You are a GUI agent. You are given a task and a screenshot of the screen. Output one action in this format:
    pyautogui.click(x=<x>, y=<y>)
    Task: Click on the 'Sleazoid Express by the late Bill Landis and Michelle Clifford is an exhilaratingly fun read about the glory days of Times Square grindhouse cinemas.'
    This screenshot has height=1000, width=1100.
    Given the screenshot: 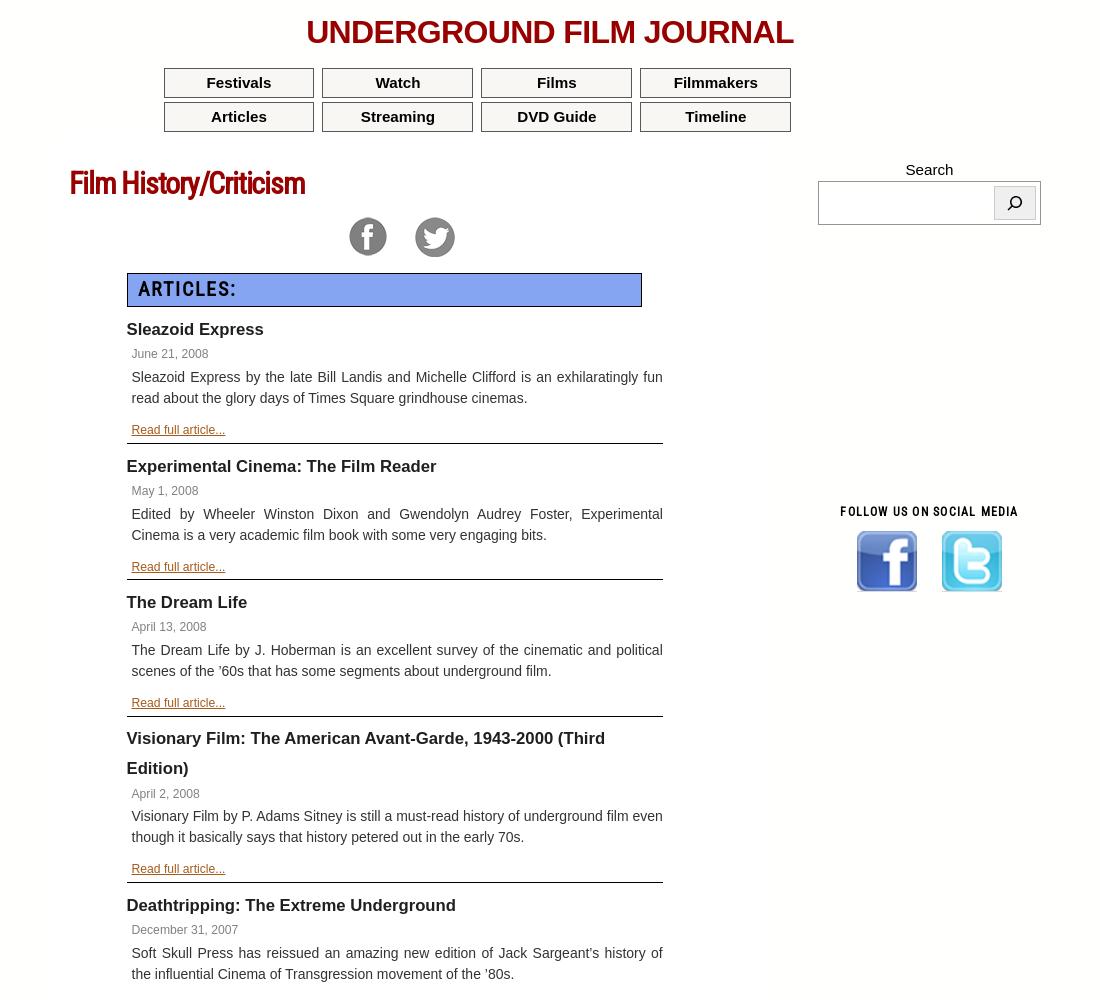 What is the action you would take?
    pyautogui.click(x=131, y=387)
    